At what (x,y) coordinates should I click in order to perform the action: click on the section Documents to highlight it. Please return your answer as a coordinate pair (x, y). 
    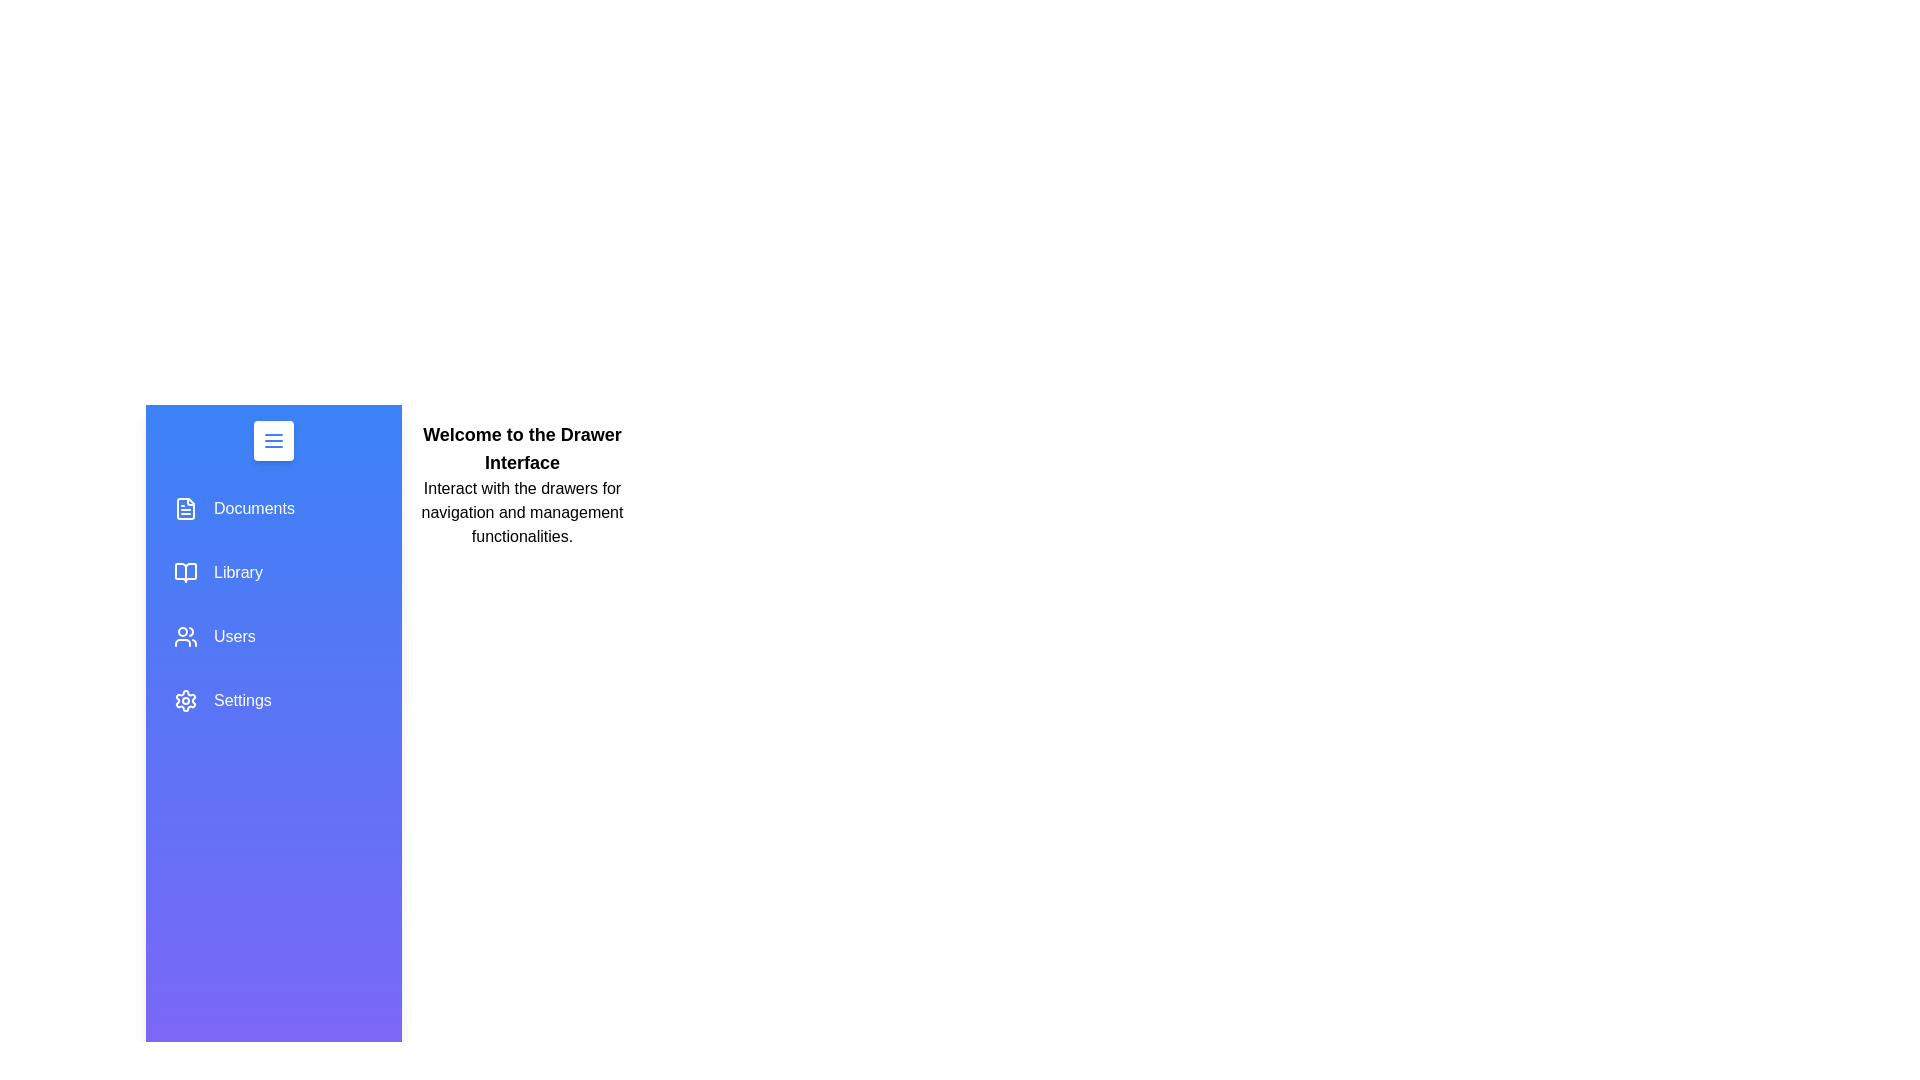
    Looking at the image, I should click on (272, 508).